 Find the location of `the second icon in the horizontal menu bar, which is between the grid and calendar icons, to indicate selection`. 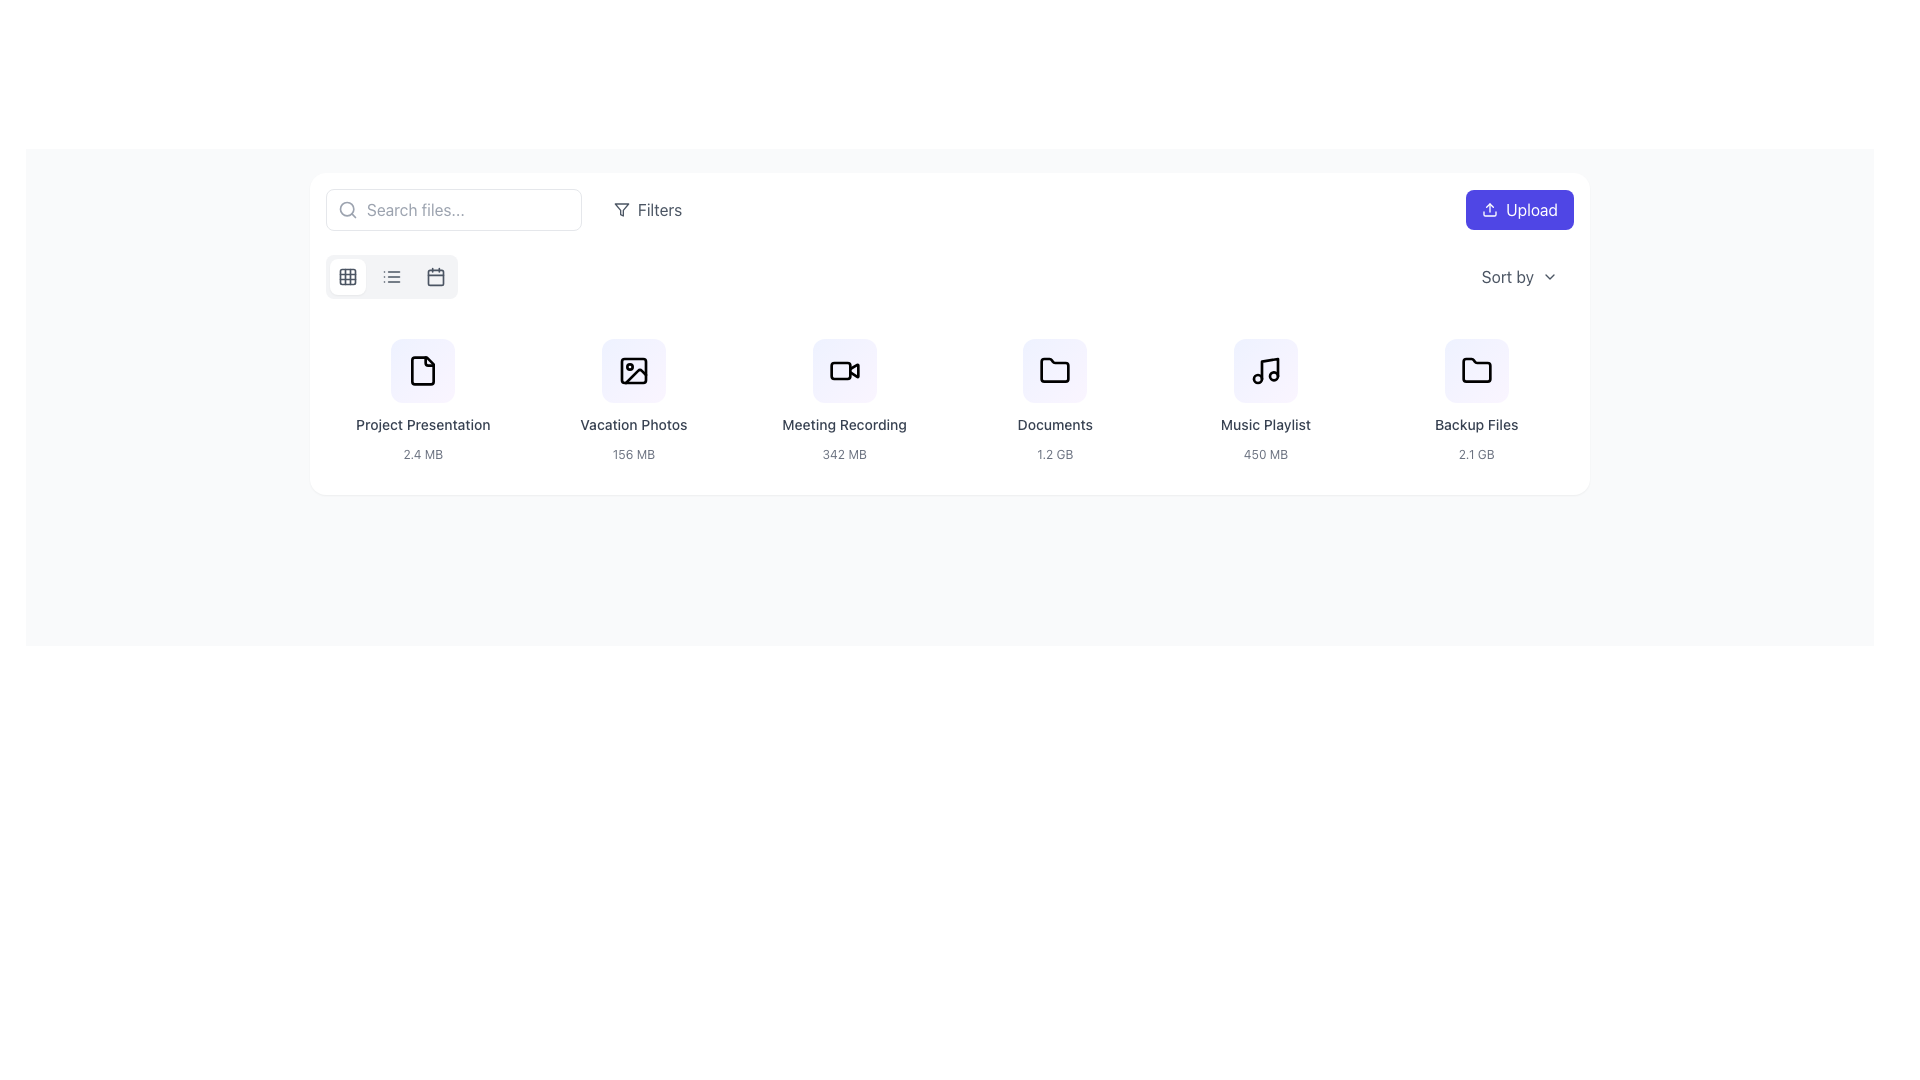

the second icon in the horizontal menu bar, which is between the grid and calendar icons, to indicate selection is located at coordinates (392, 277).